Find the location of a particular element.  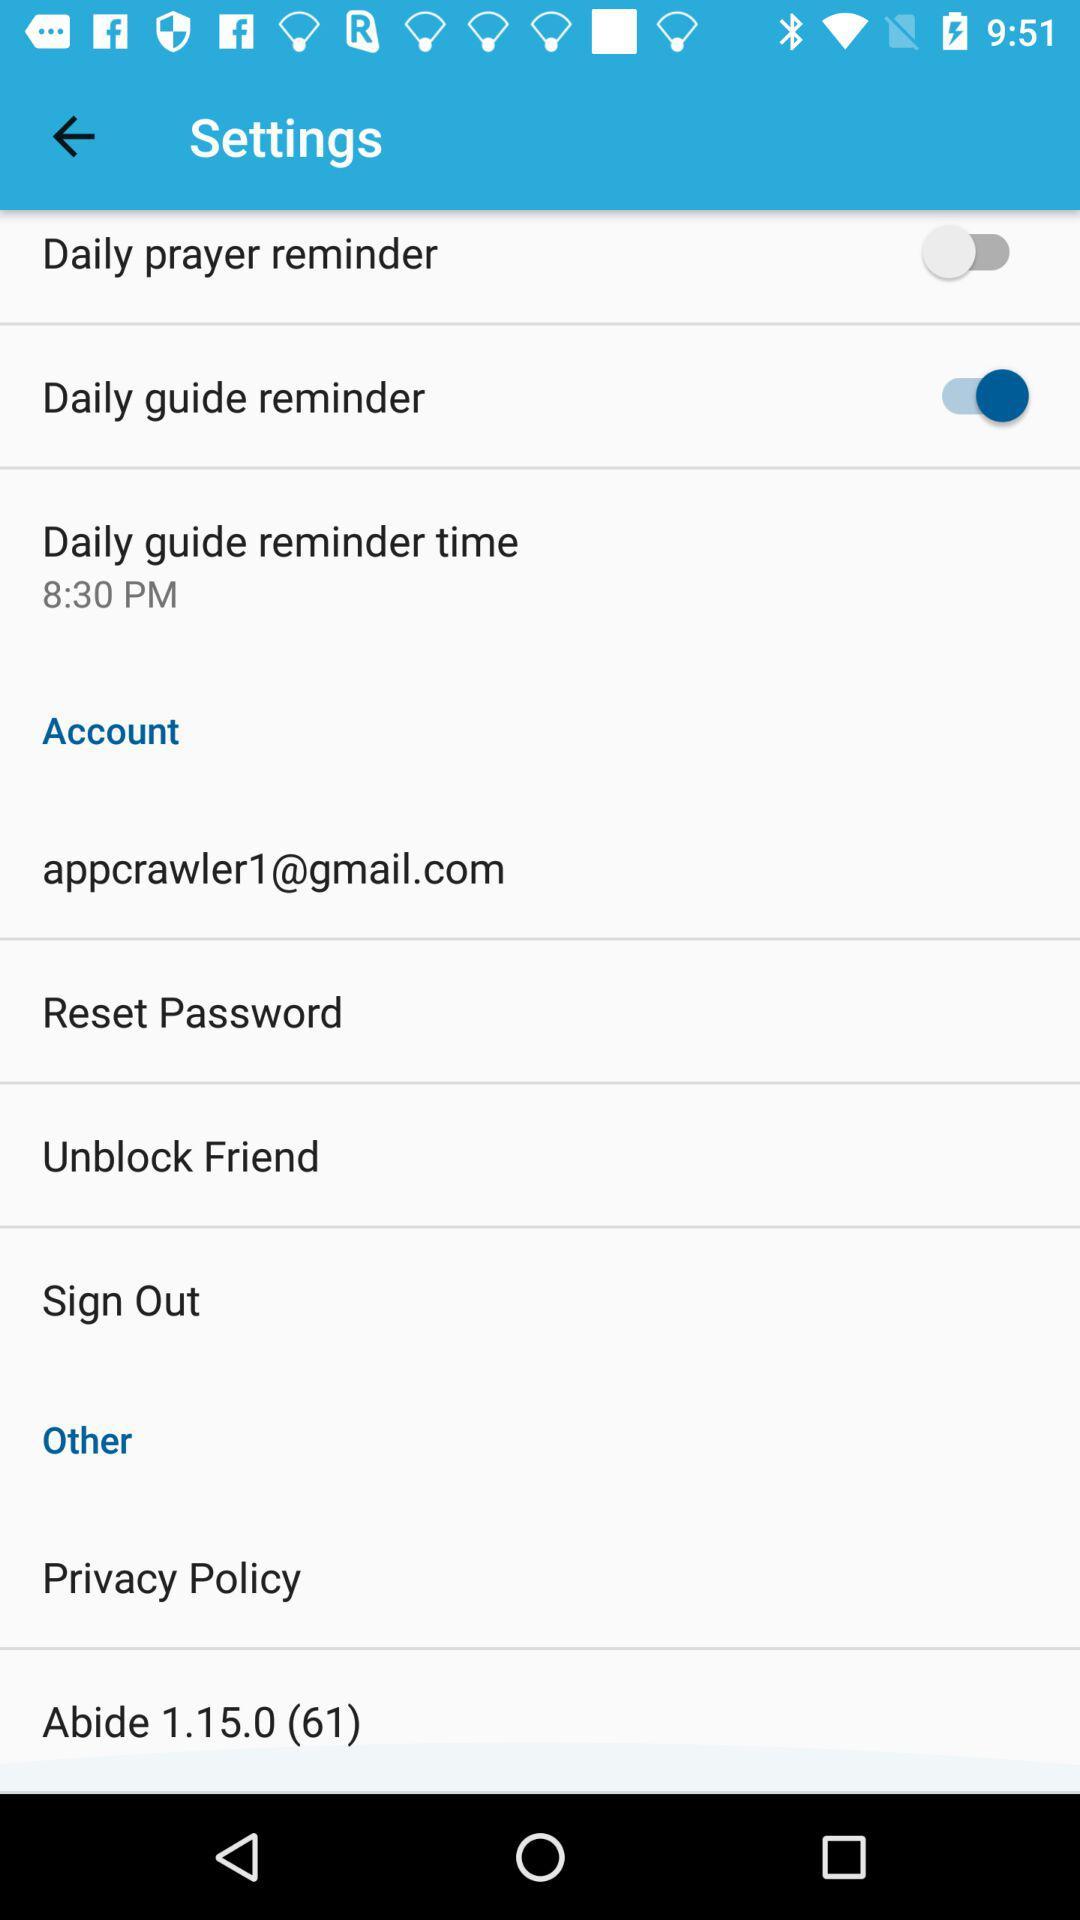

icon to the left of settings icon is located at coordinates (72, 135).